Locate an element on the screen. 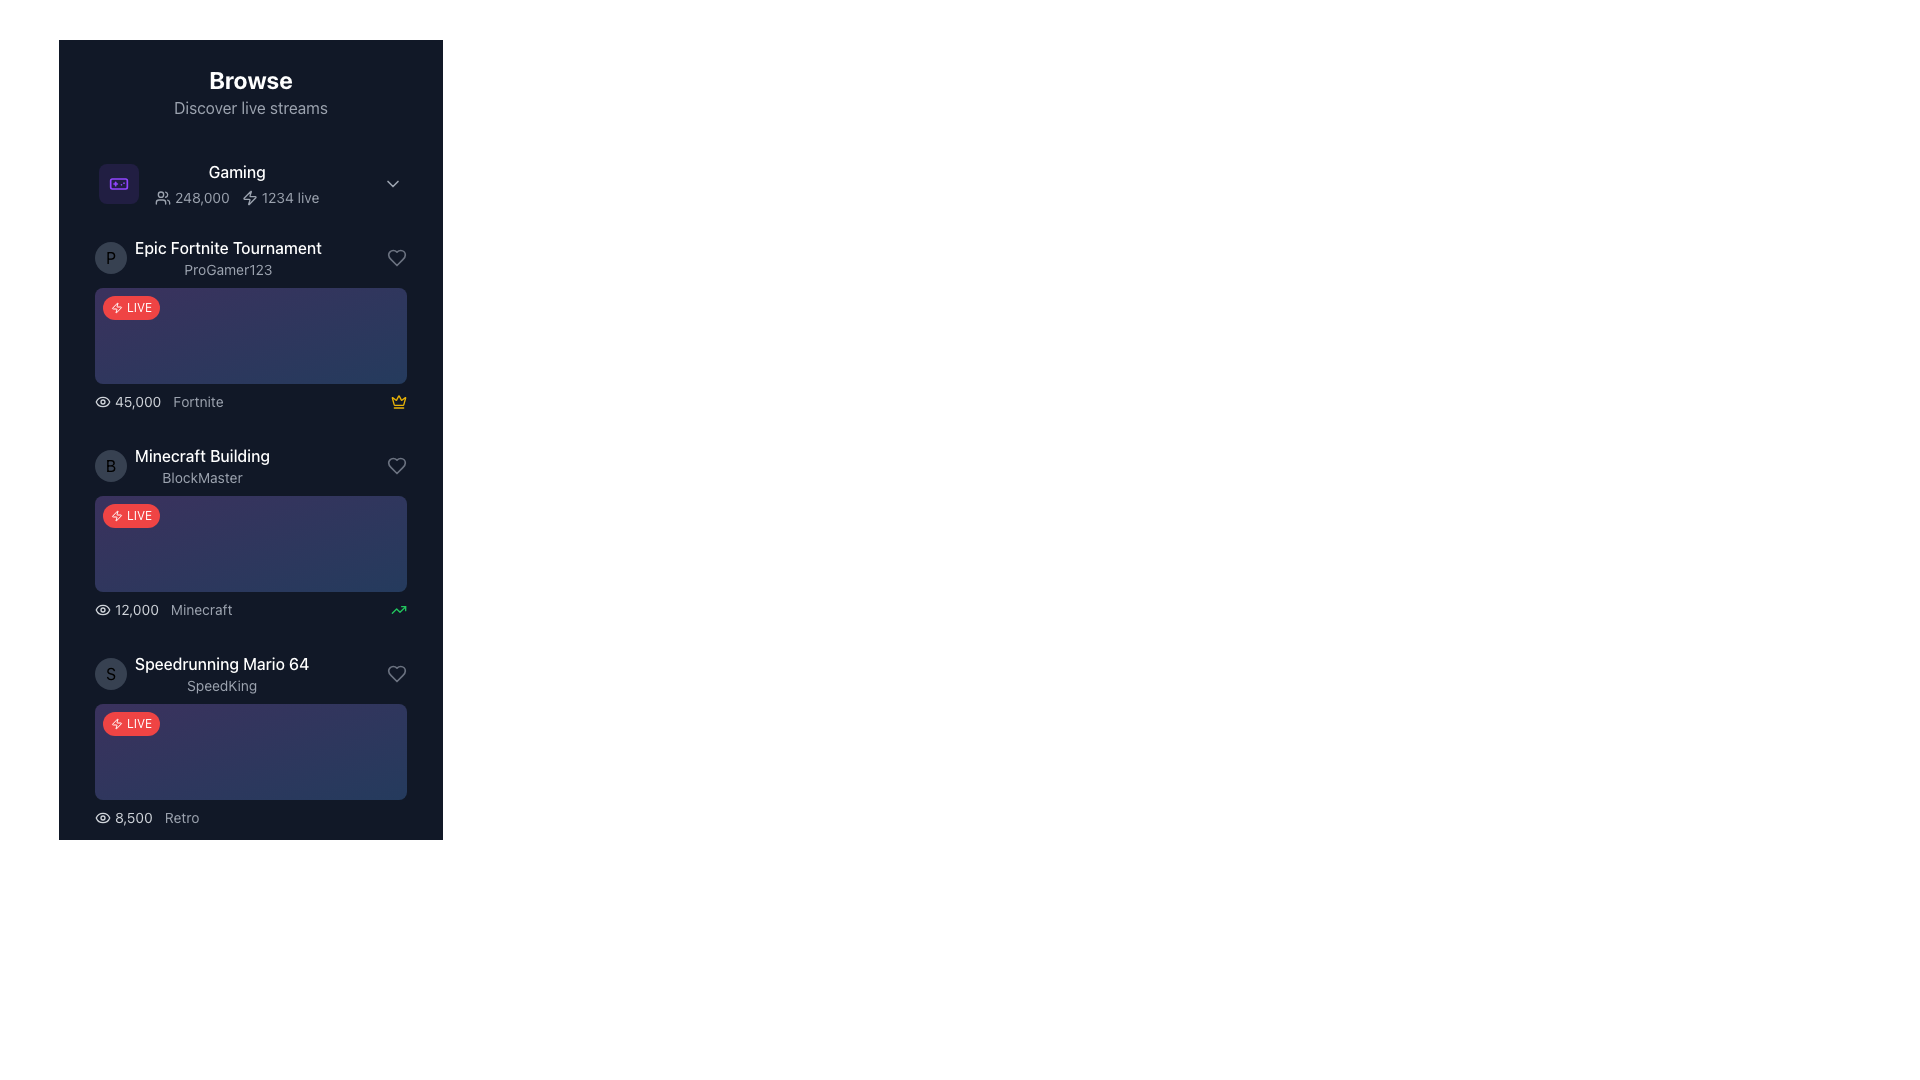  on the first interactive list item labeled 'Gaming' with a purple gamepad icon and viewer/session details is located at coordinates (249, 184).